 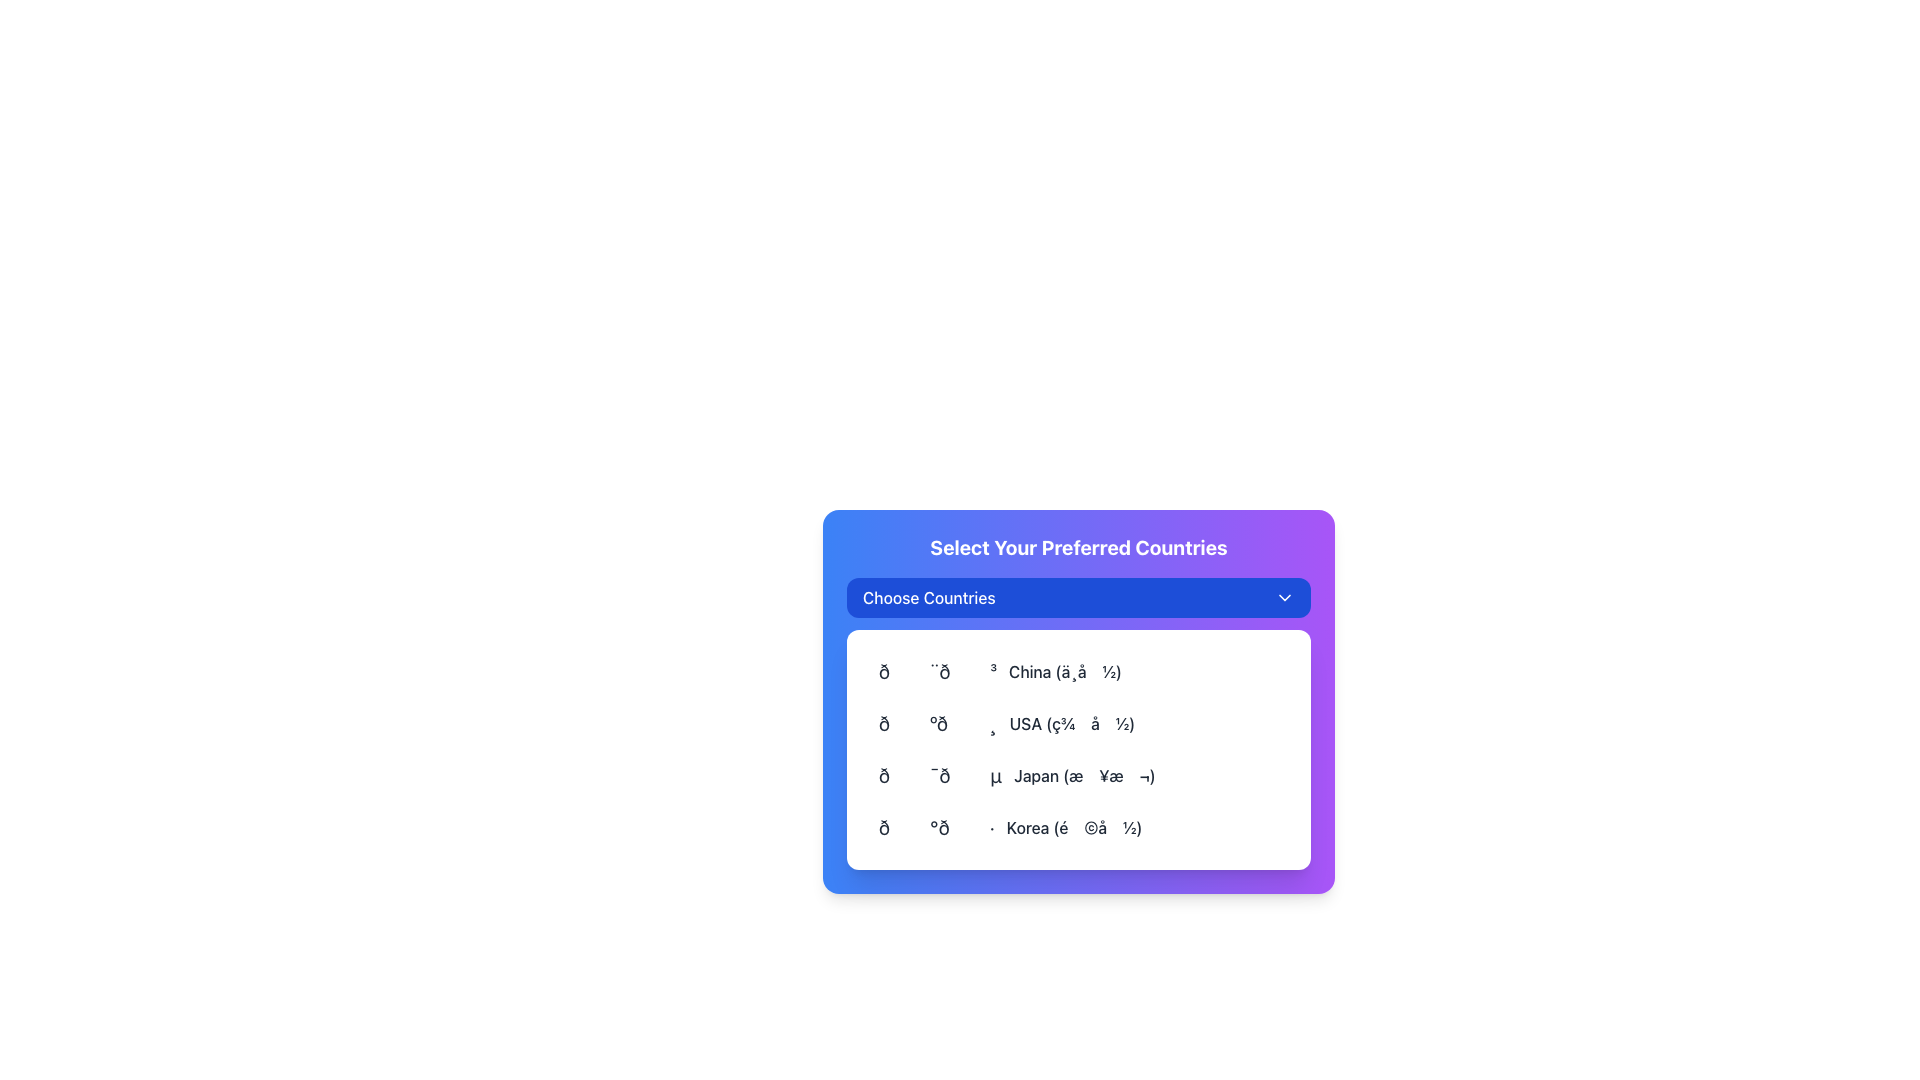 I want to click on the visual identifier image for the country 'China' located in the dropdown list under the 'Choose Countries' button, which is the first entry in the list, preceding the text label 'China (中国)', so click(x=936, y=671).